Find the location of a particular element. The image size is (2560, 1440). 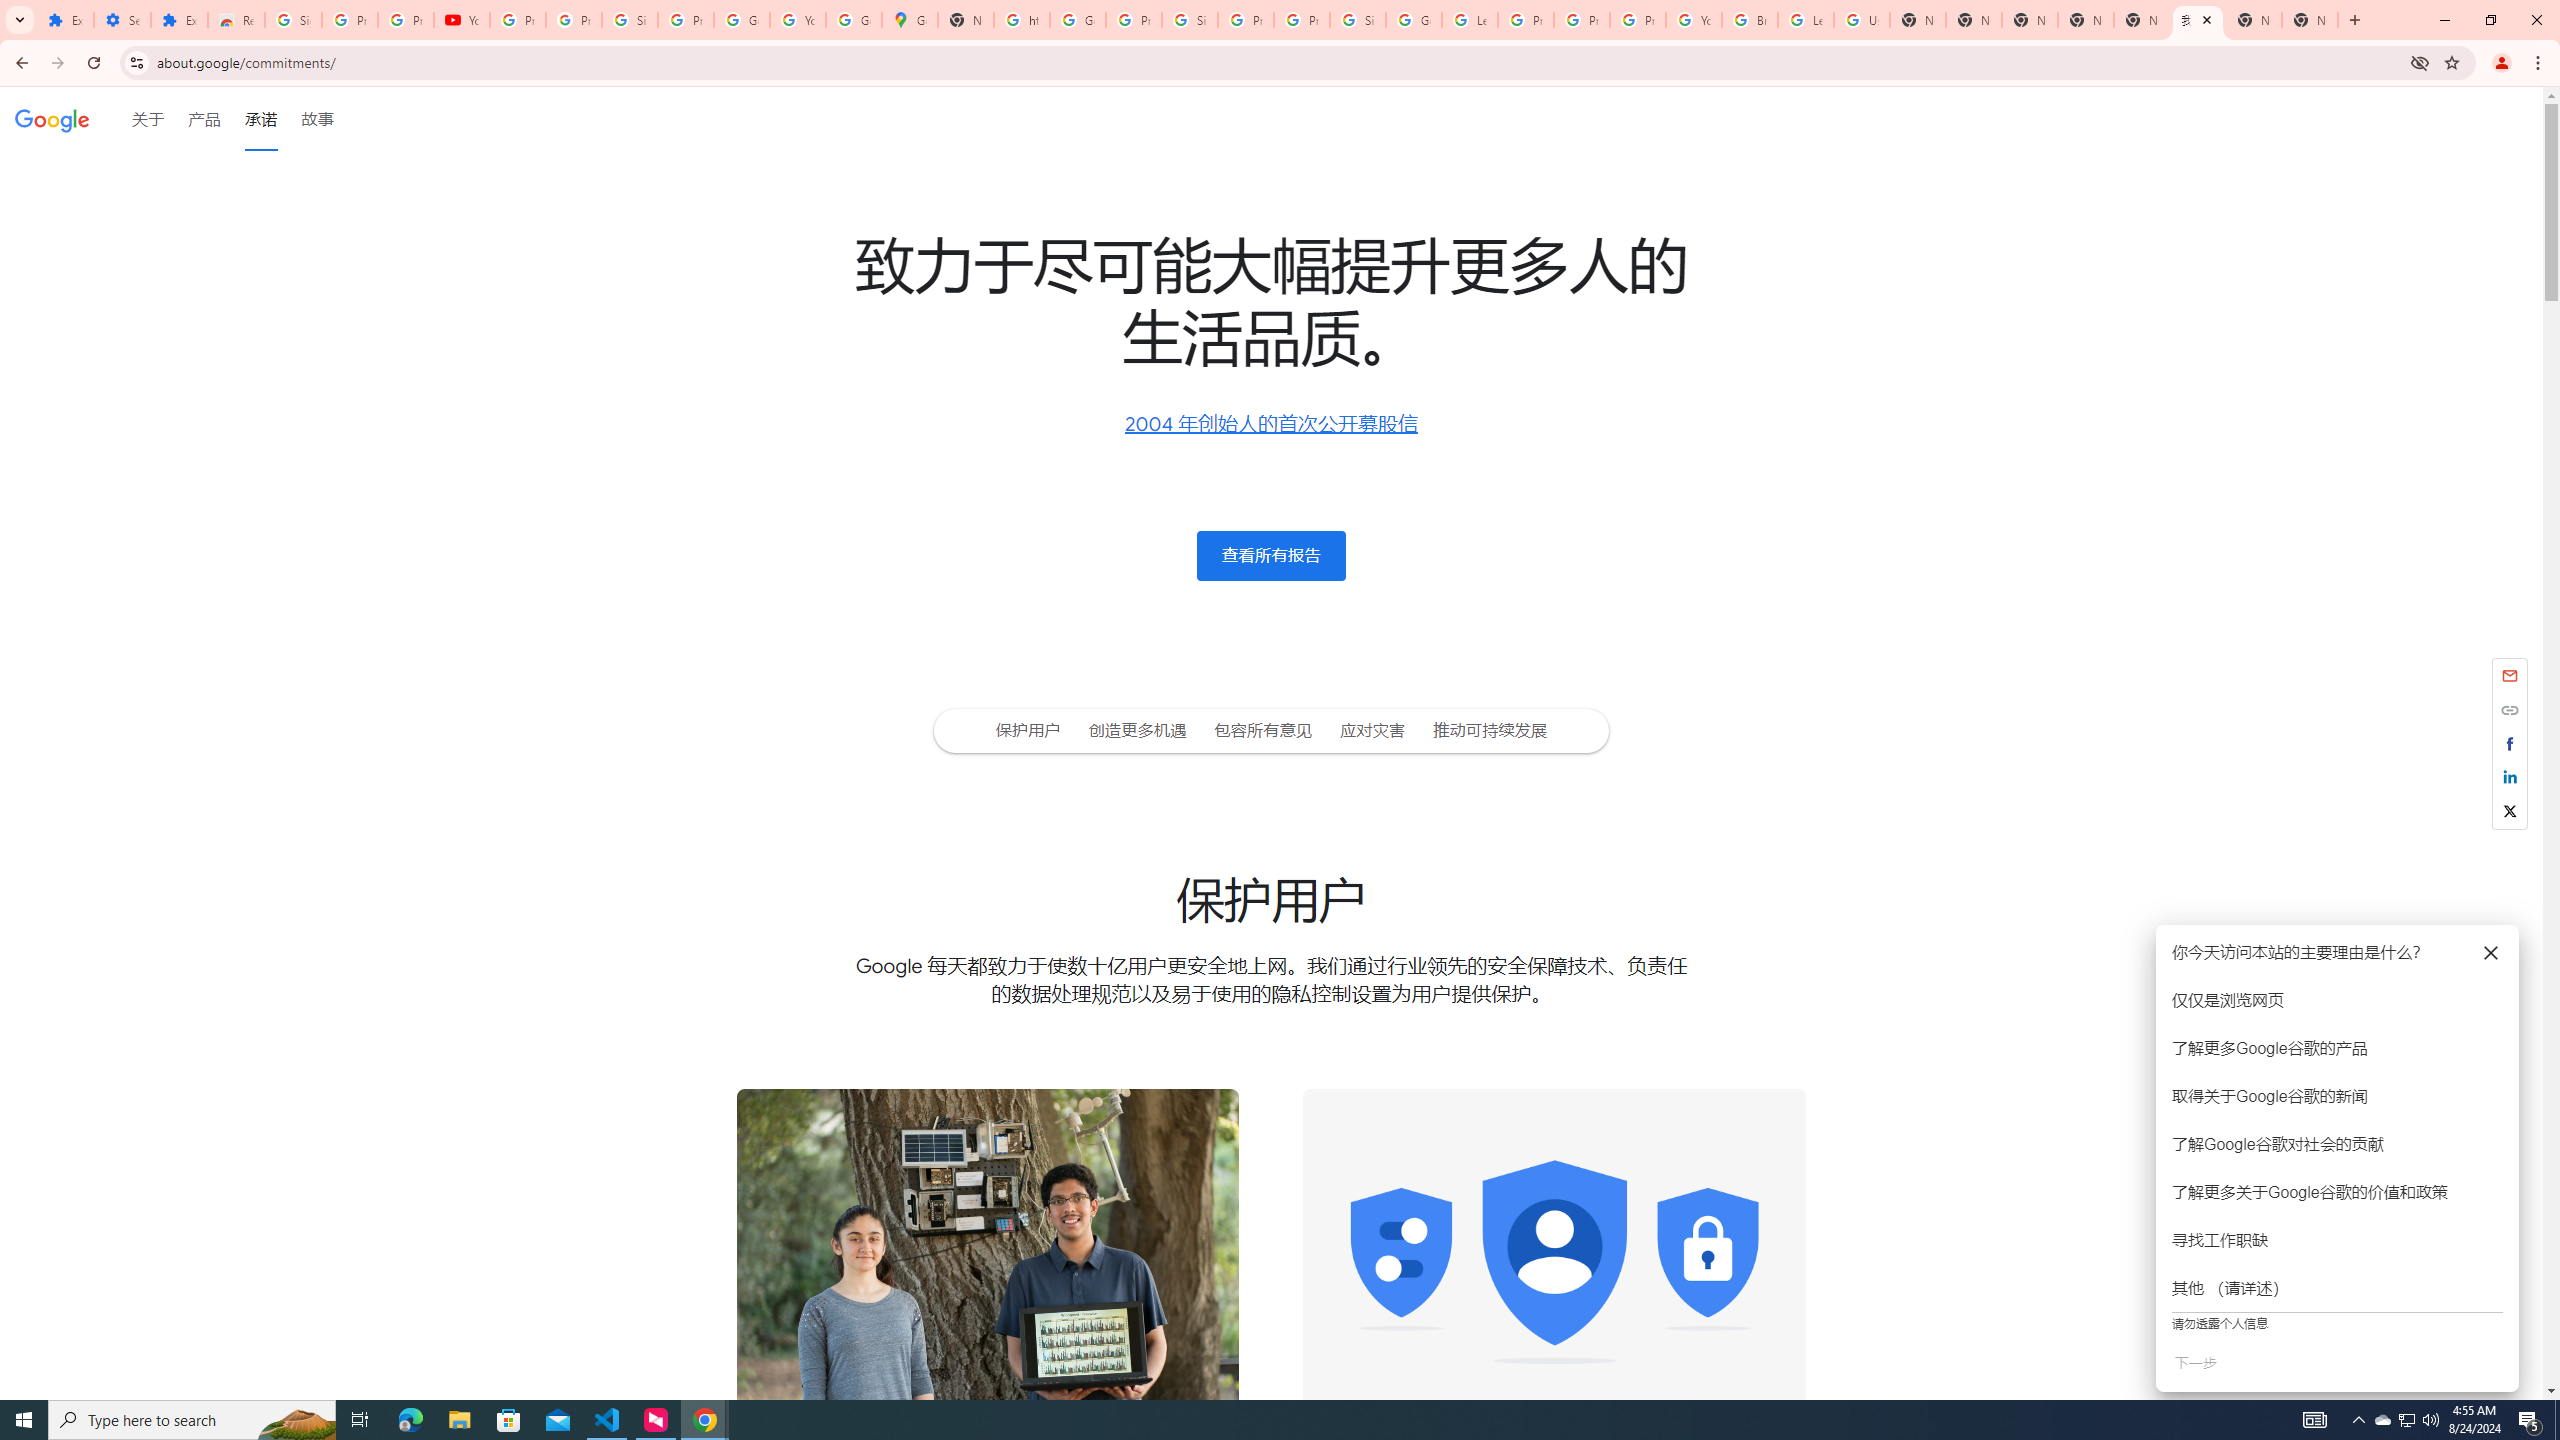

'Google Maps' is located at coordinates (909, 19).